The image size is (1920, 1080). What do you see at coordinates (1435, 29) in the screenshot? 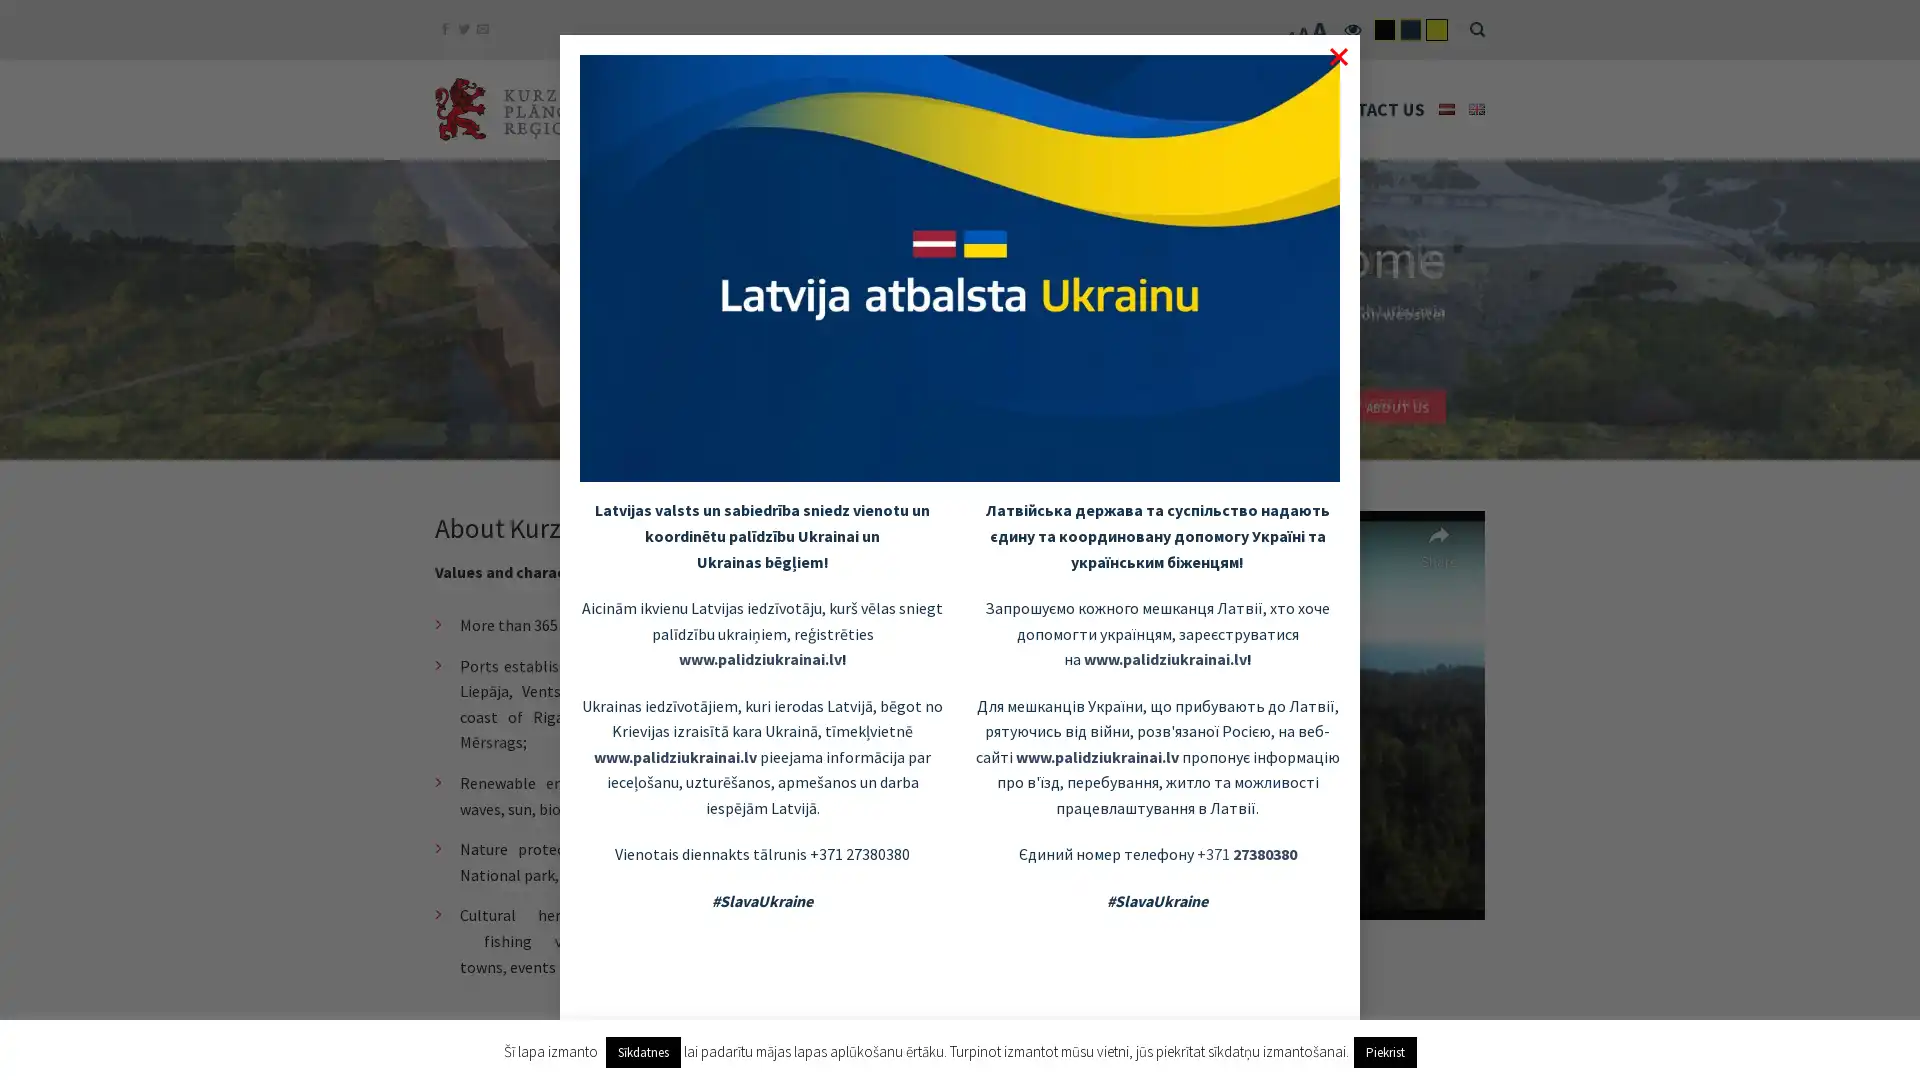
I see `flatsome-yelow` at bounding box center [1435, 29].